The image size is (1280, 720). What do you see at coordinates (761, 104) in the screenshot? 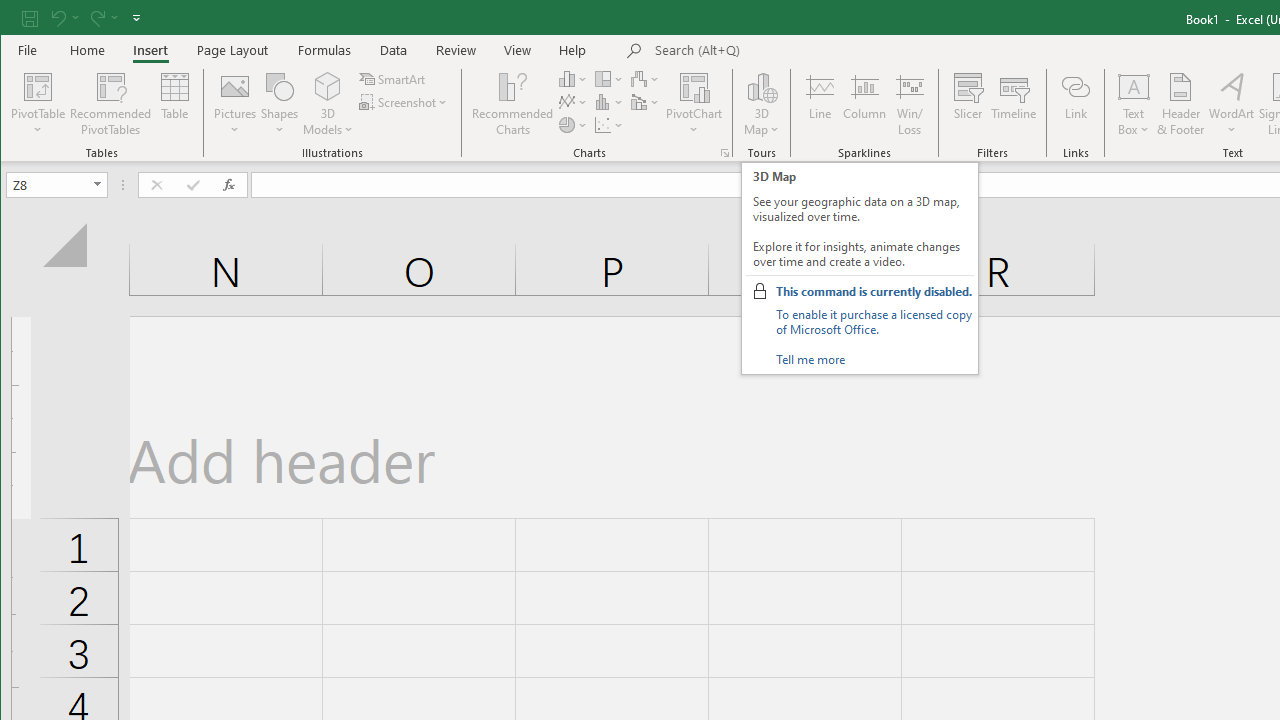
I see `'3D Map'` at bounding box center [761, 104].